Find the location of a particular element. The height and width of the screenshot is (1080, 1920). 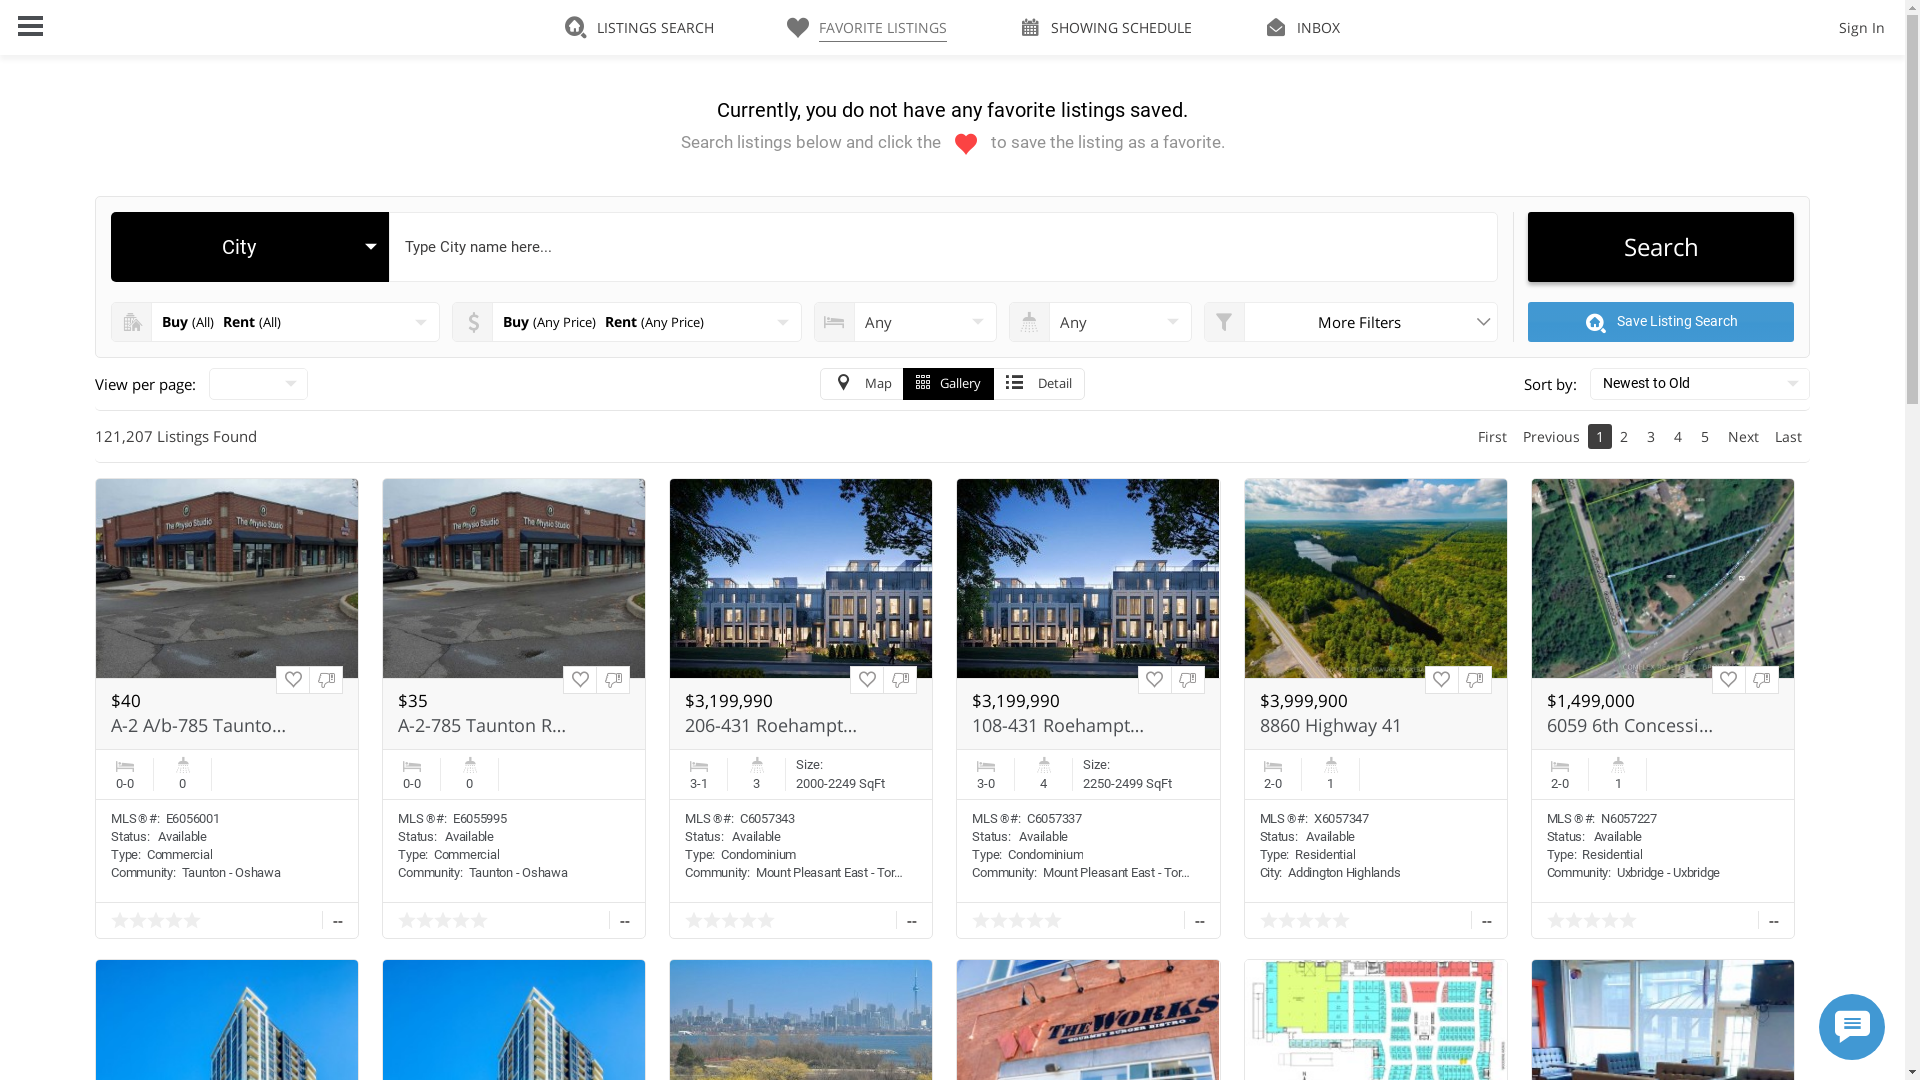

'Like' is located at coordinates (291, 678).